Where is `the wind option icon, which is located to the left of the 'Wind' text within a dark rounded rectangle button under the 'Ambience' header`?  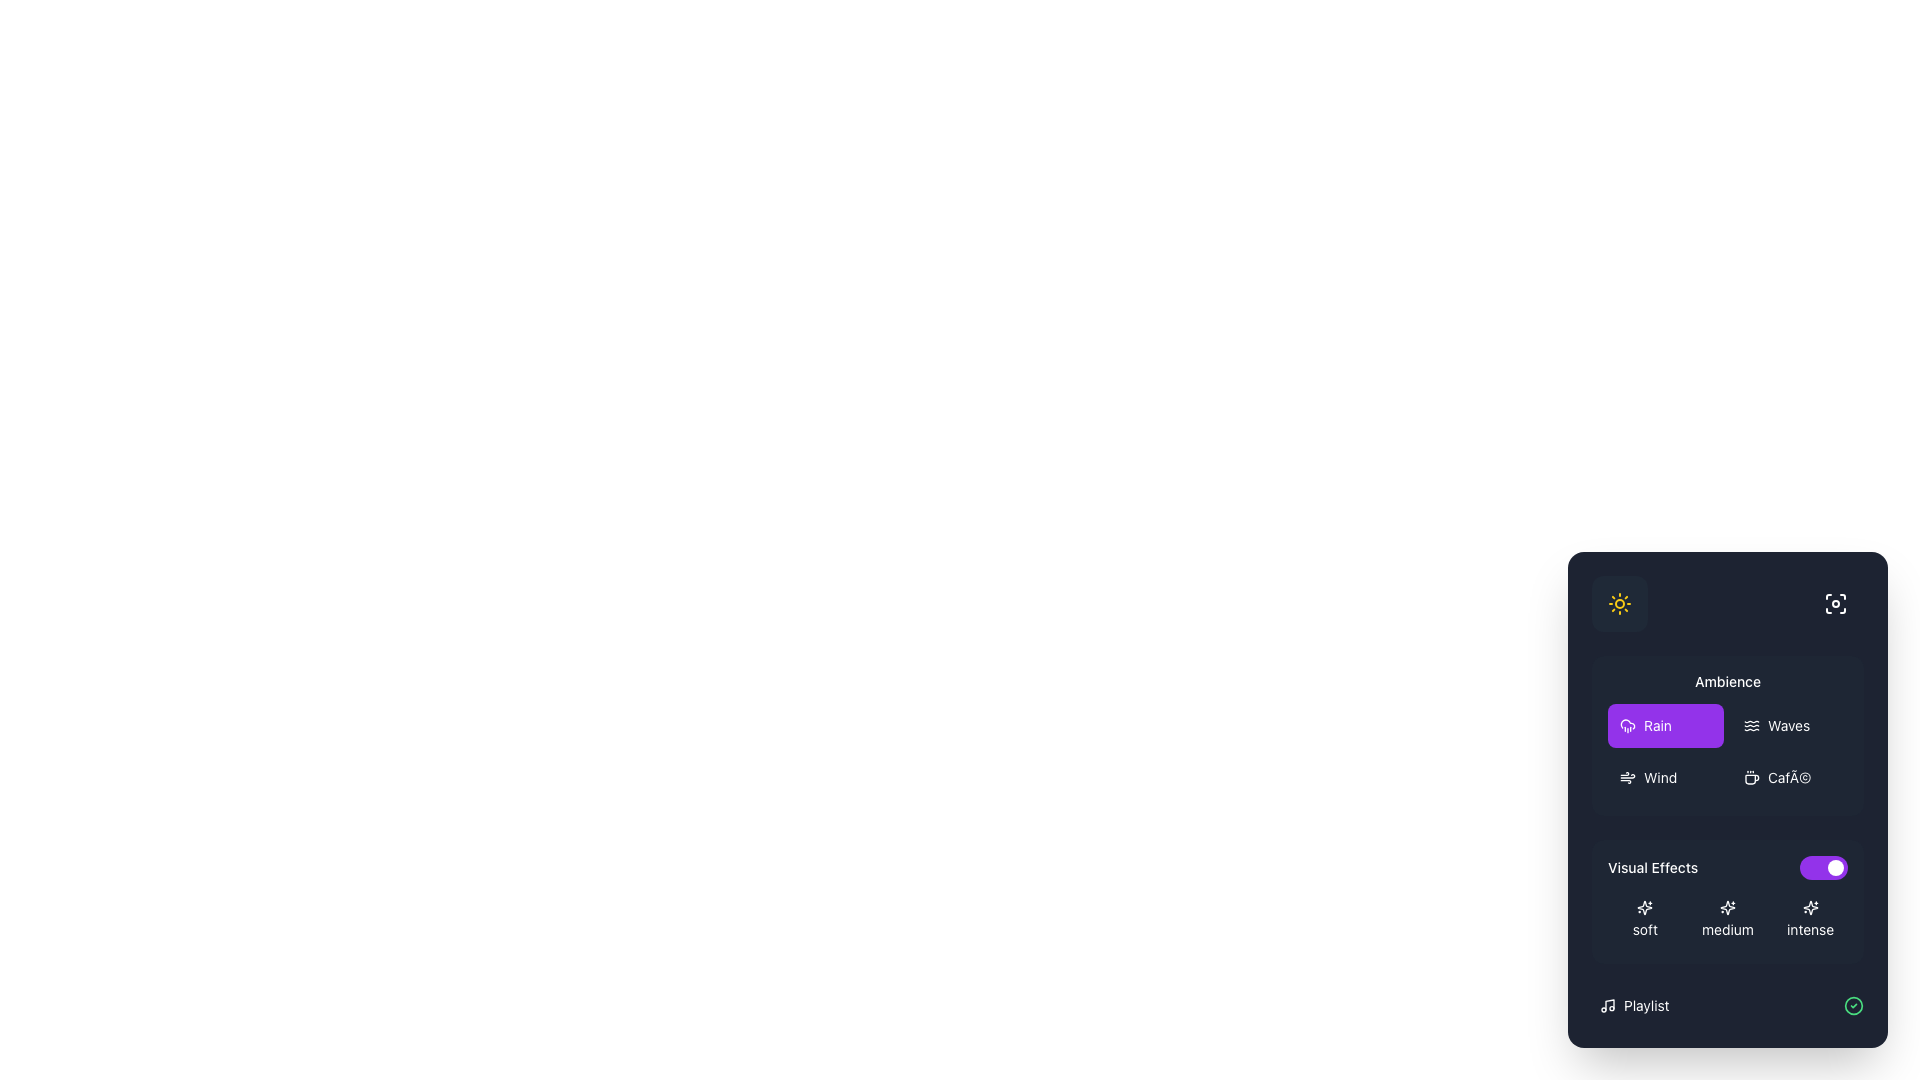
the wind option icon, which is located to the left of the 'Wind' text within a dark rounded rectangle button under the 'Ambience' header is located at coordinates (1627, 777).